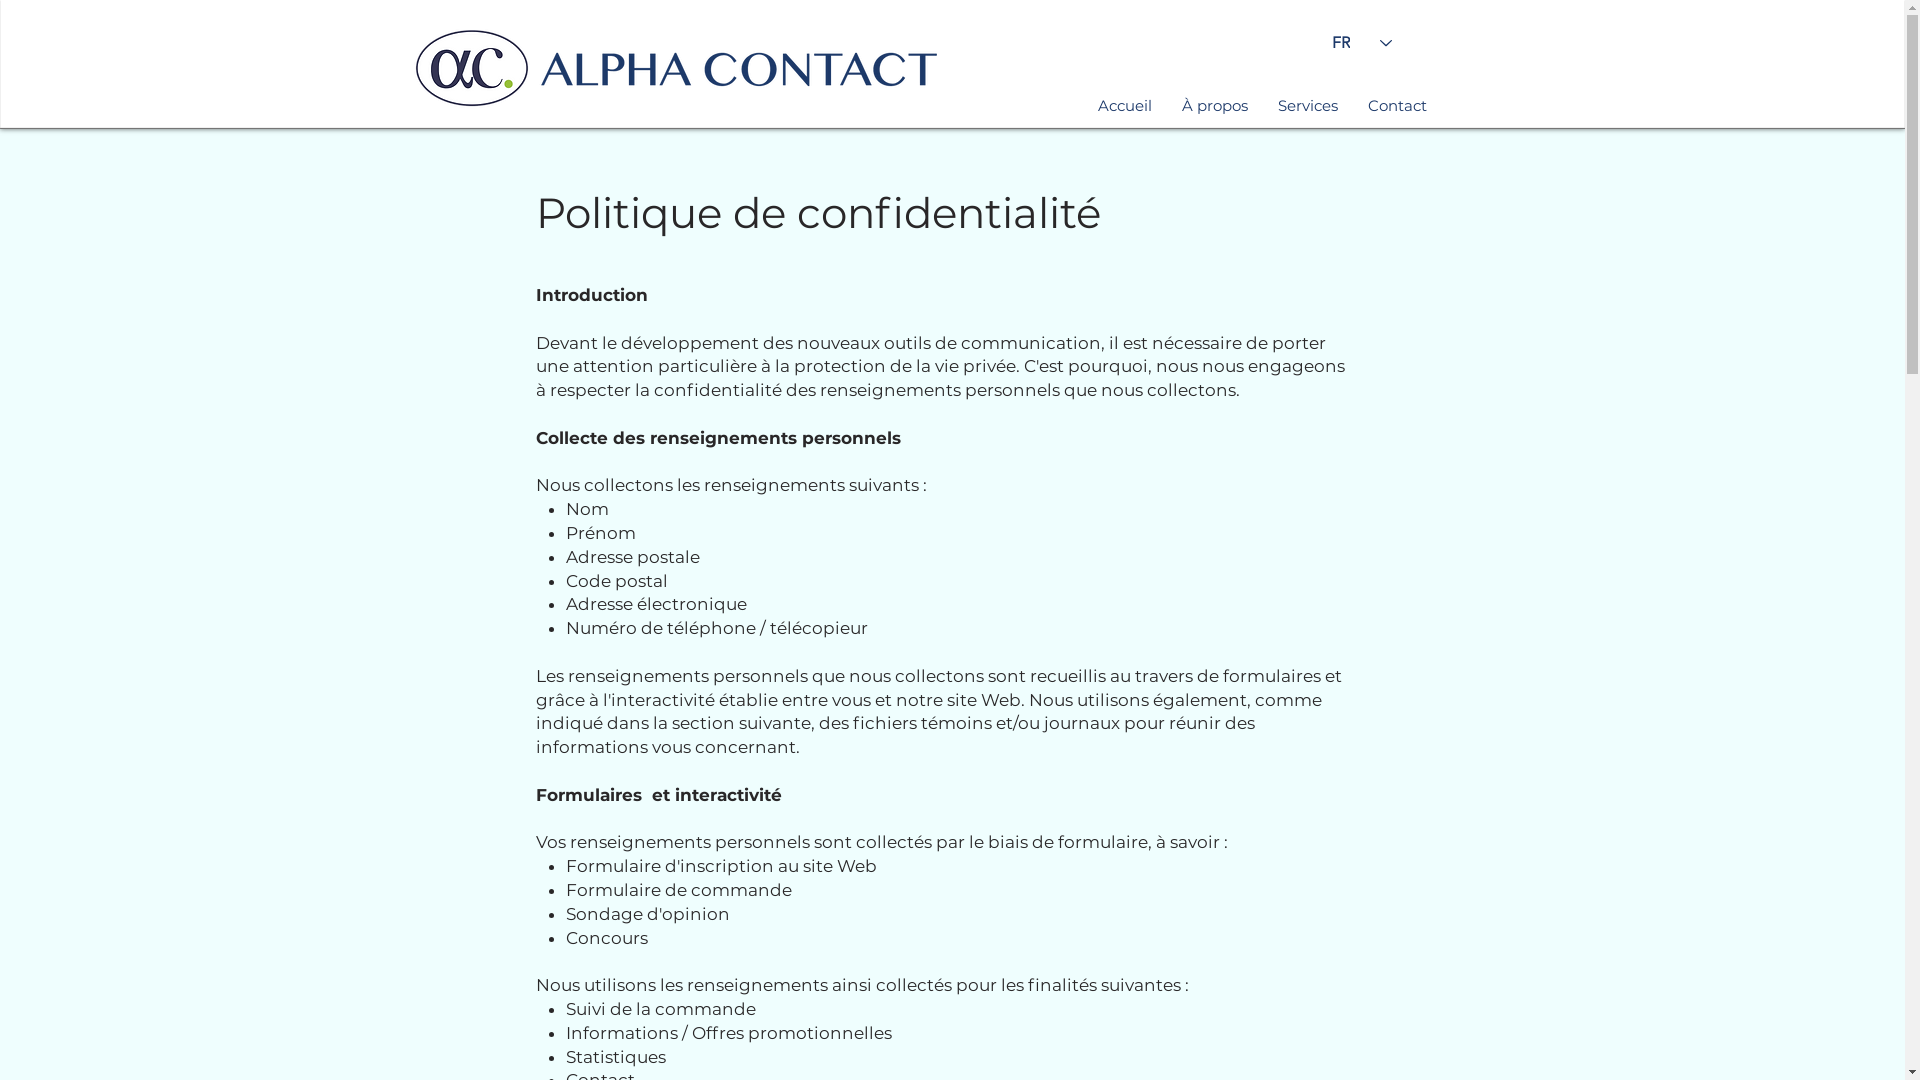 Image resolution: width=1920 pixels, height=1080 pixels. I want to click on 'Services', so click(1261, 105).